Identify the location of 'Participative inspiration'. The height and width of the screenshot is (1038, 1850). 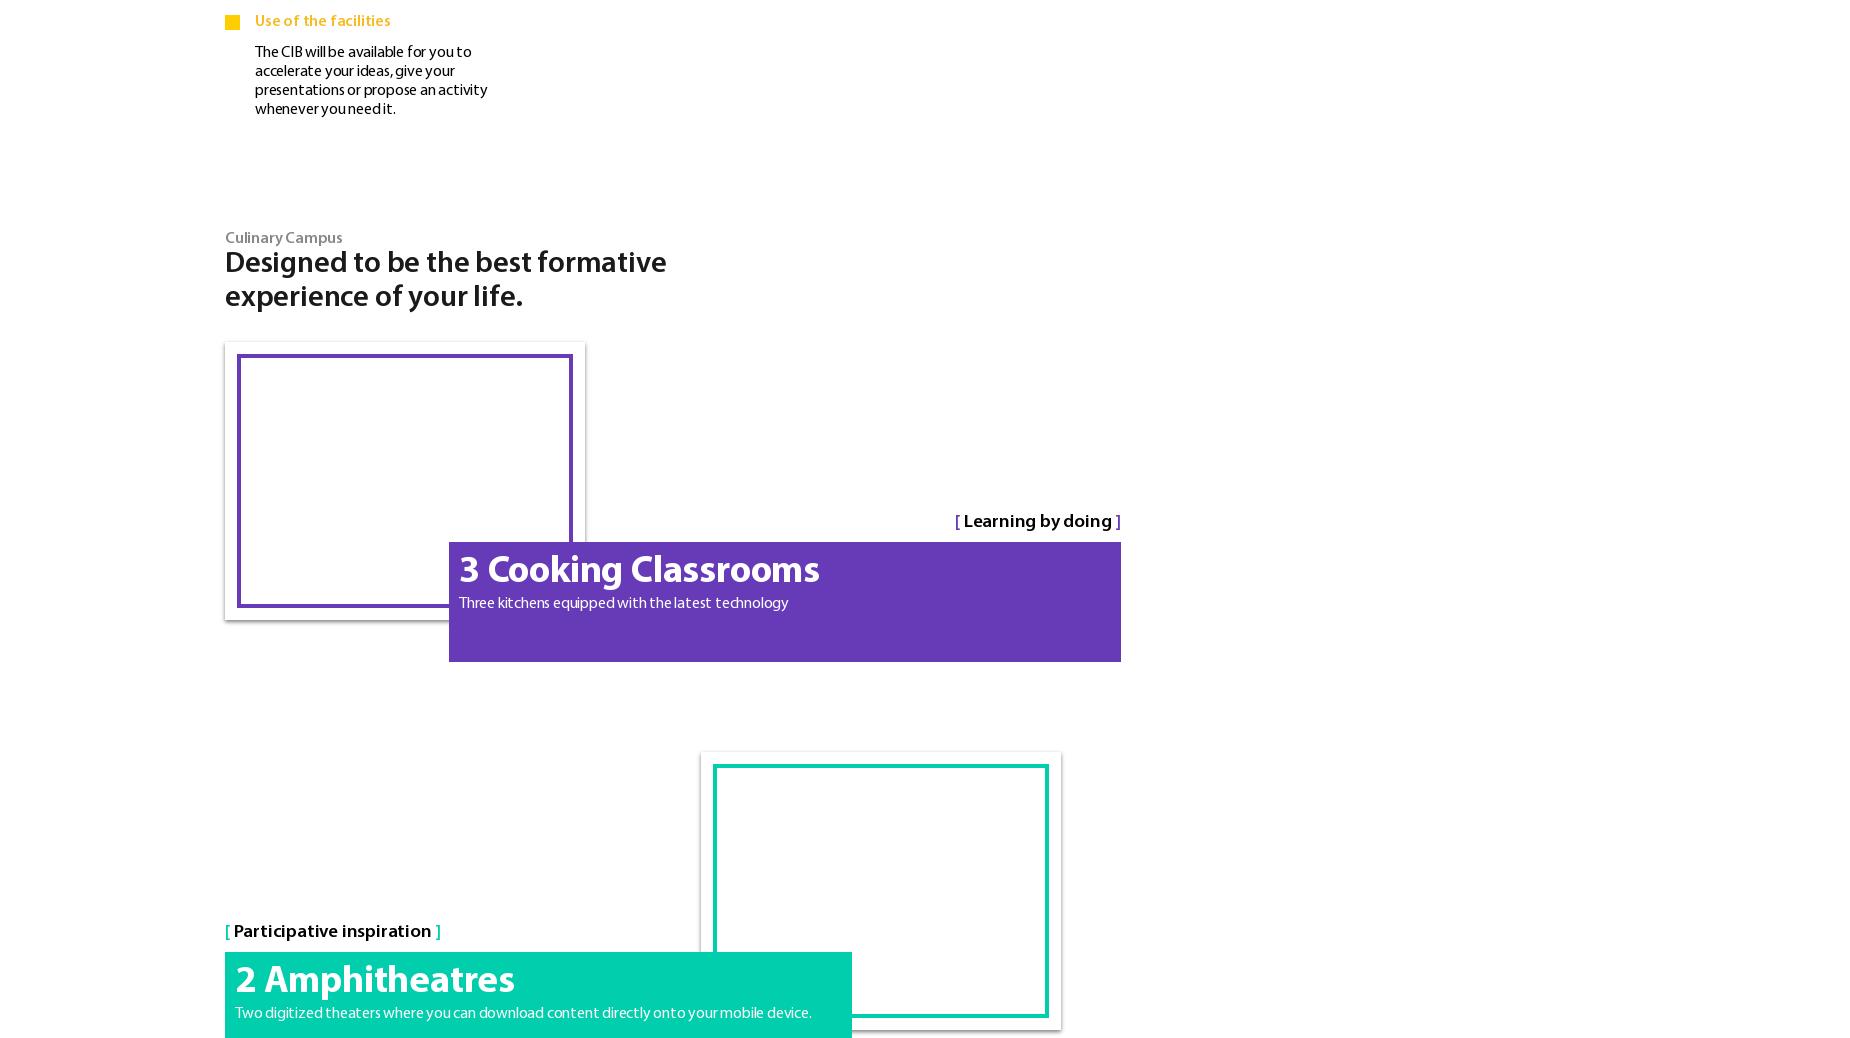
(331, 931).